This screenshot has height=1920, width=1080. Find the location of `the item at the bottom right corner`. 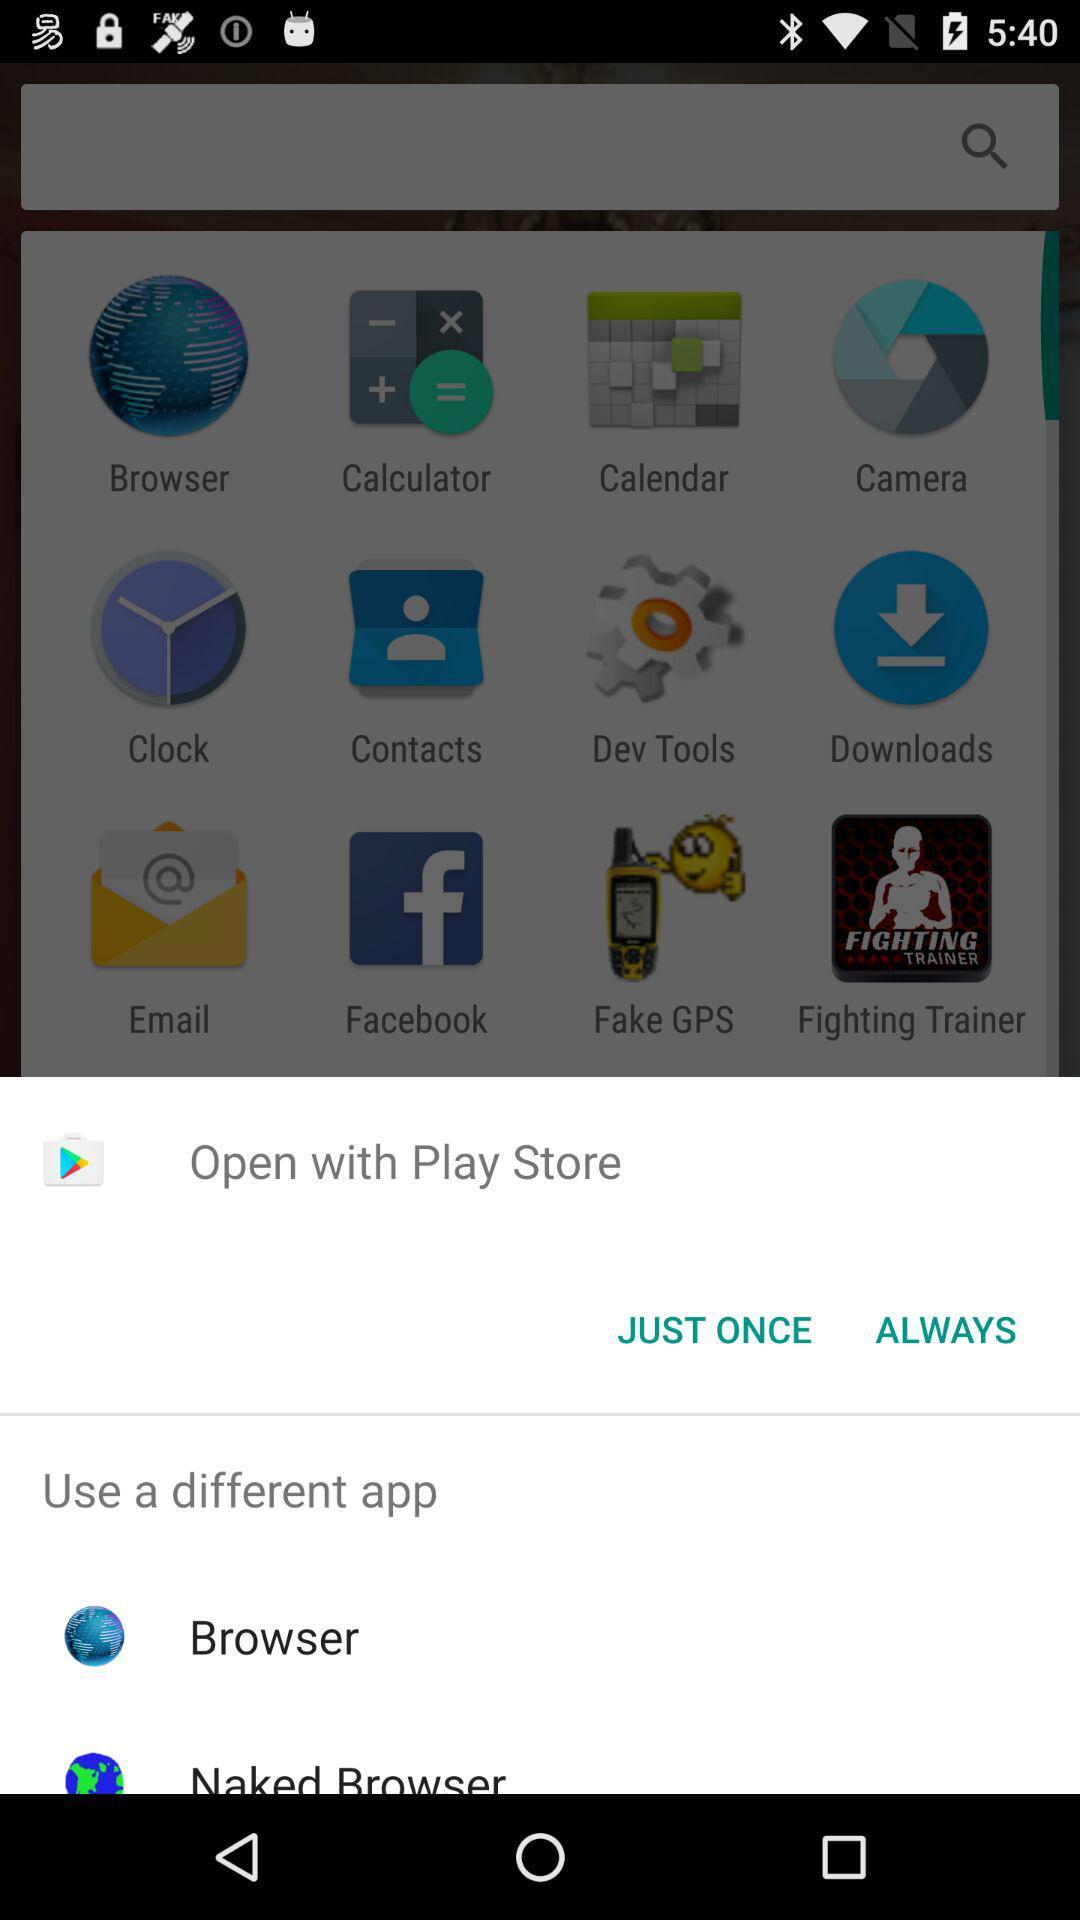

the item at the bottom right corner is located at coordinates (945, 1329).